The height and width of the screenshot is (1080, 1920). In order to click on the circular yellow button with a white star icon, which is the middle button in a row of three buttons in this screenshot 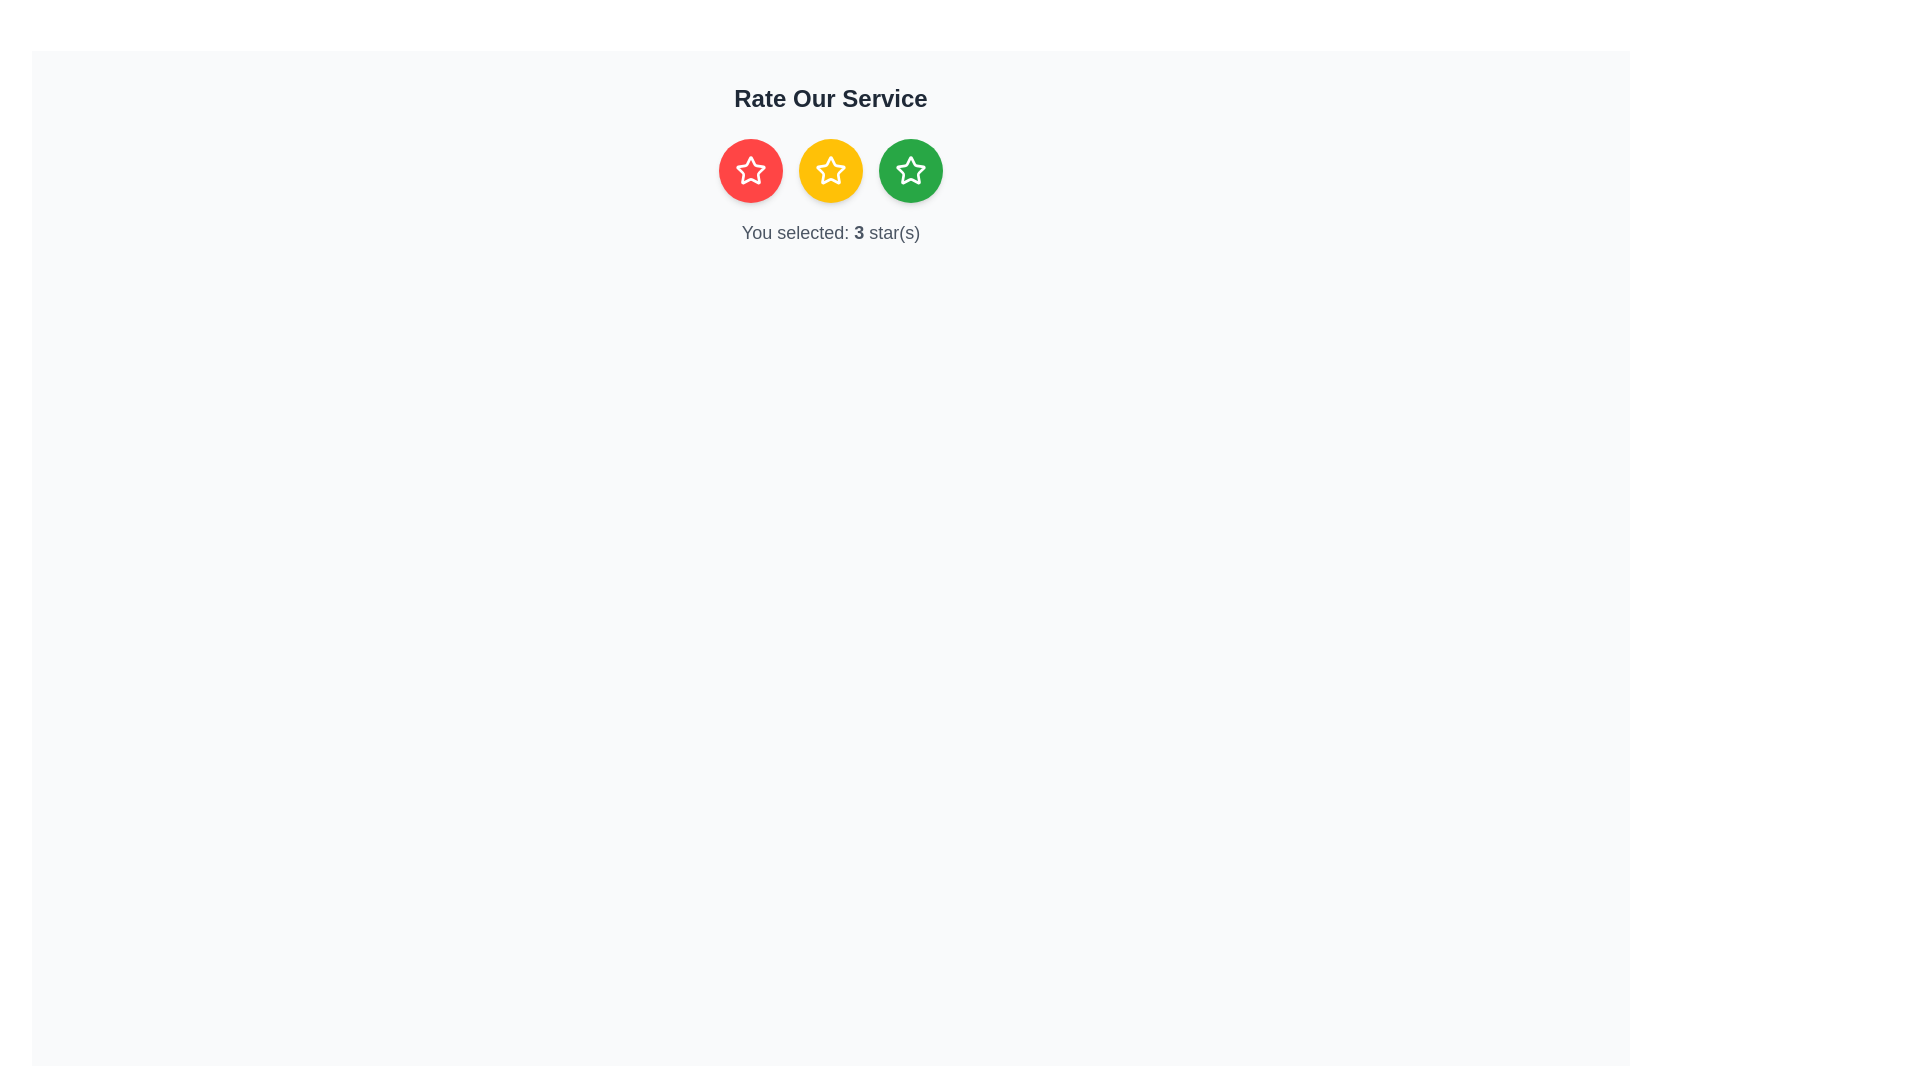, I will do `click(830, 169)`.